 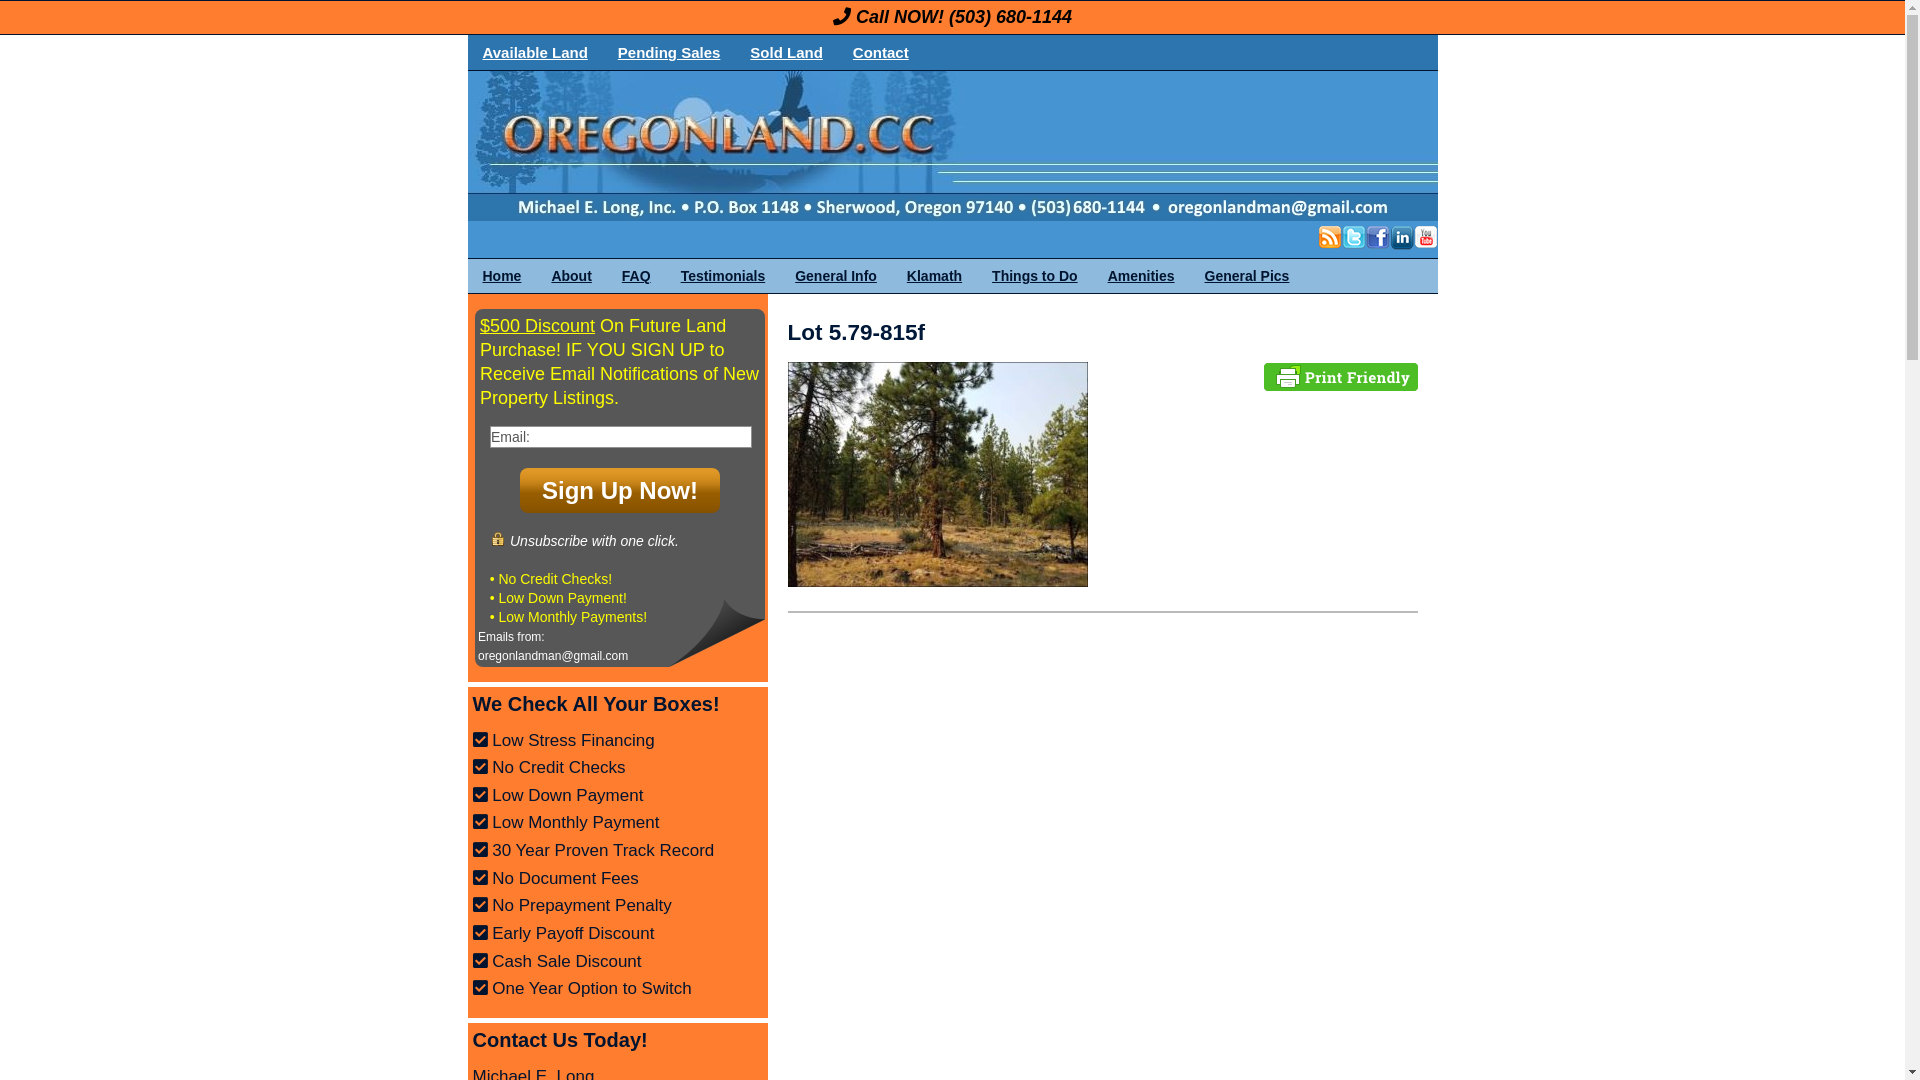 I want to click on 'Available Land', so click(x=535, y=51).